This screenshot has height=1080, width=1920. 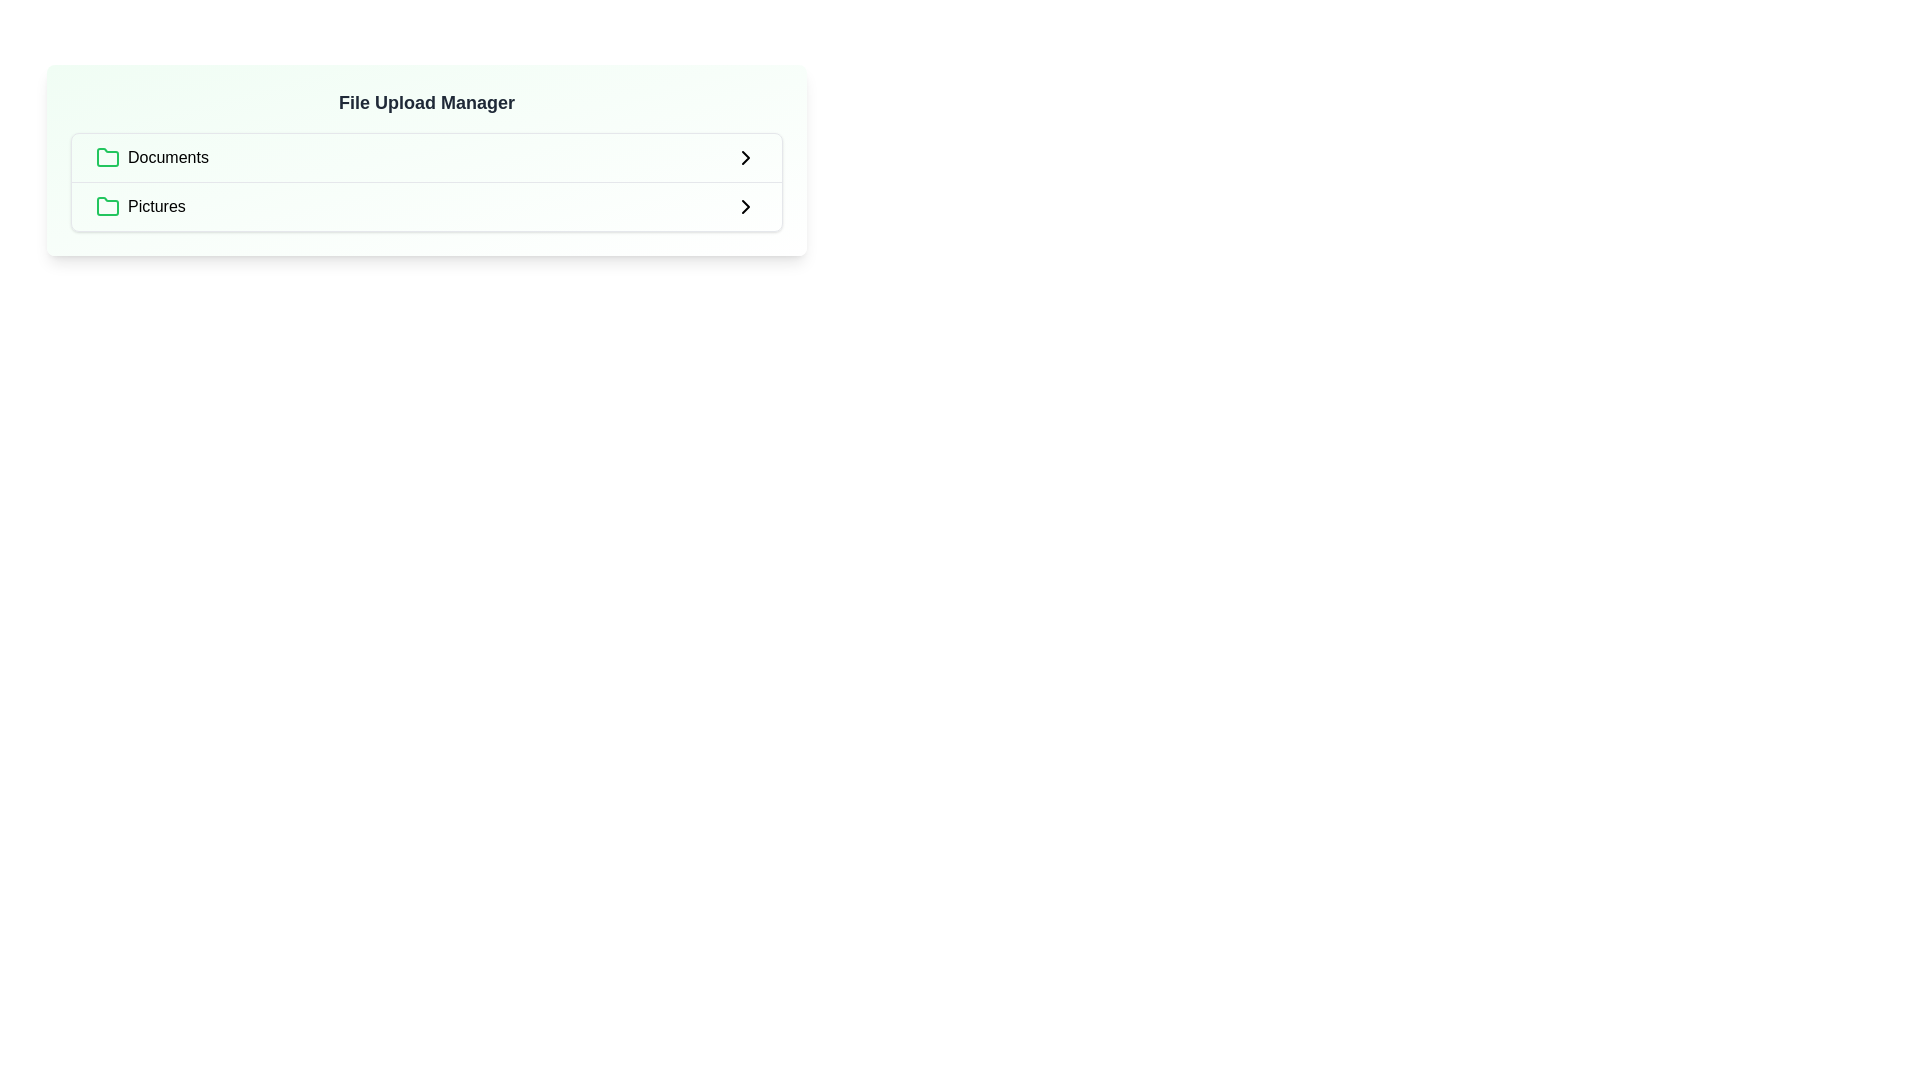 What do you see at coordinates (744, 207) in the screenshot?
I see `the rightward-pointing chevron icon located to the right of the 'Pictures' label, which serves as a navigation indicator` at bounding box center [744, 207].